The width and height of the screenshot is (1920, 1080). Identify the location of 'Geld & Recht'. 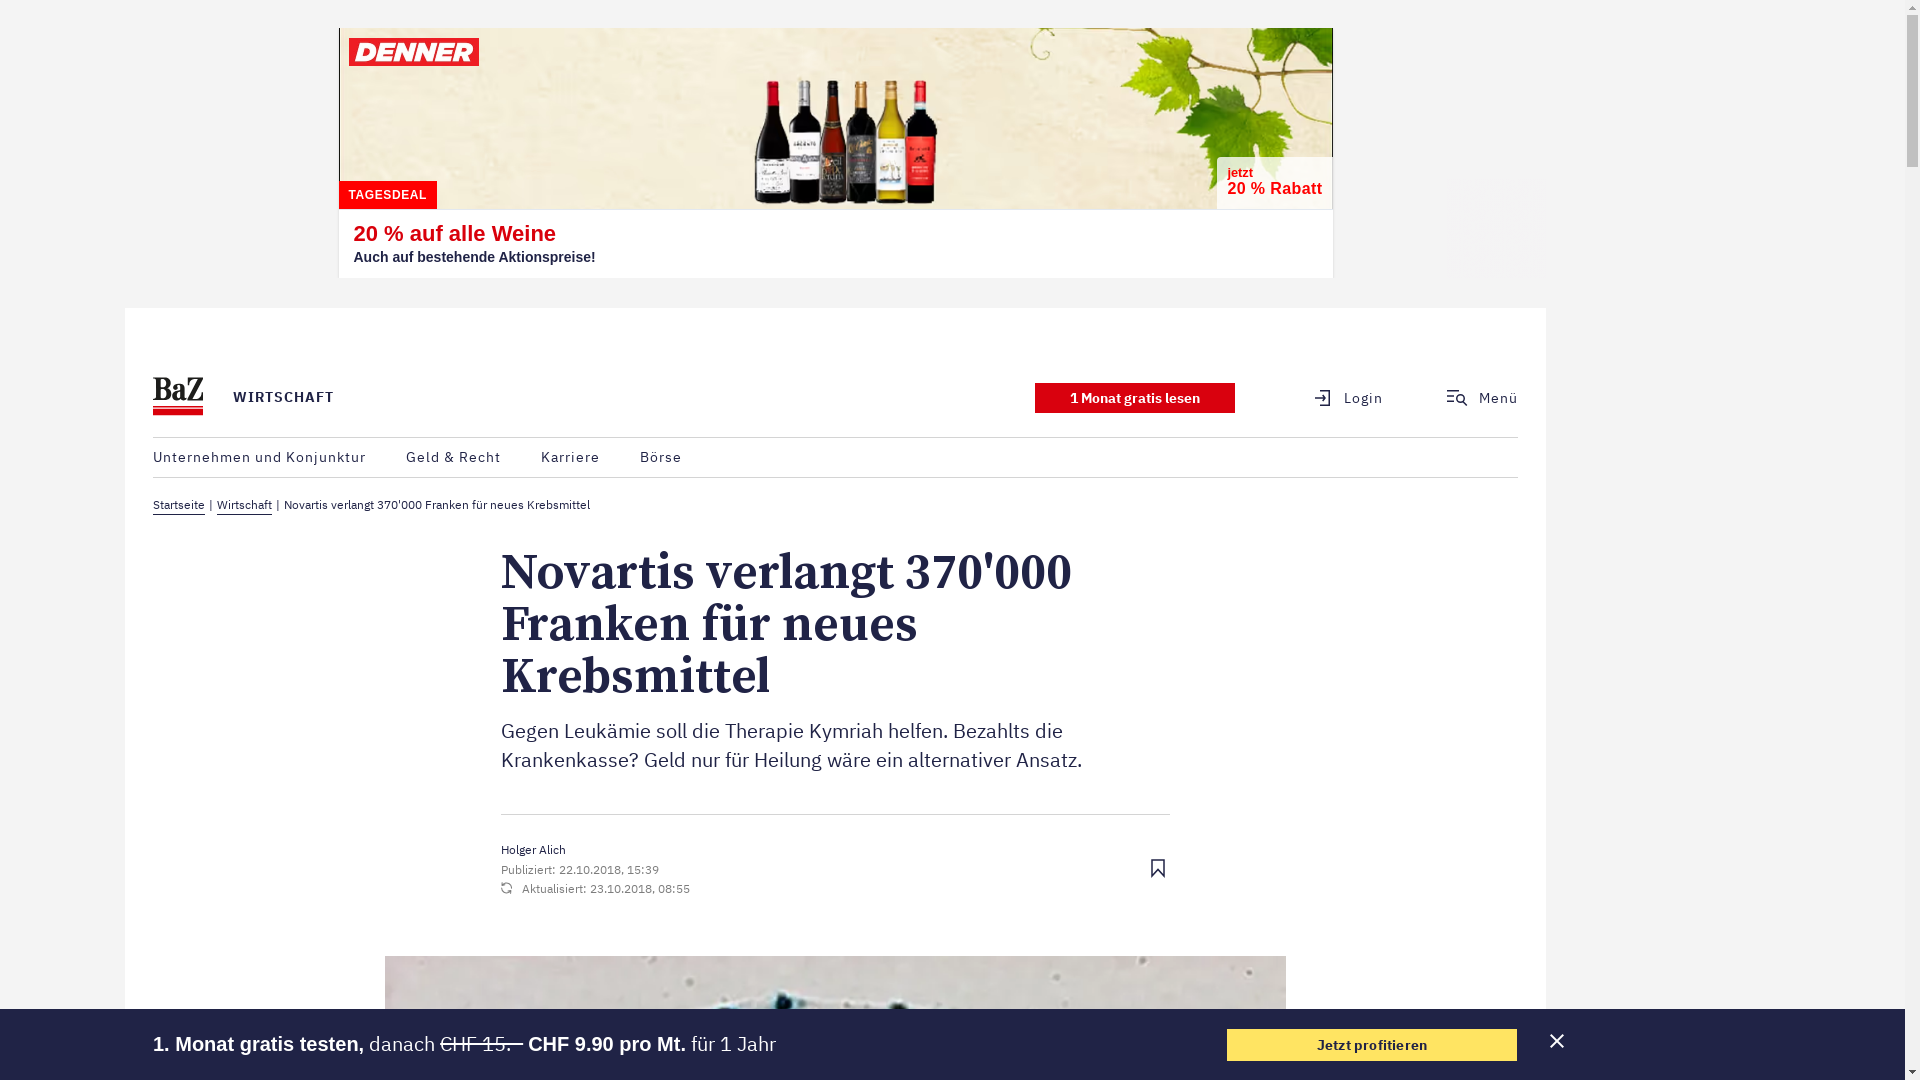
(405, 457).